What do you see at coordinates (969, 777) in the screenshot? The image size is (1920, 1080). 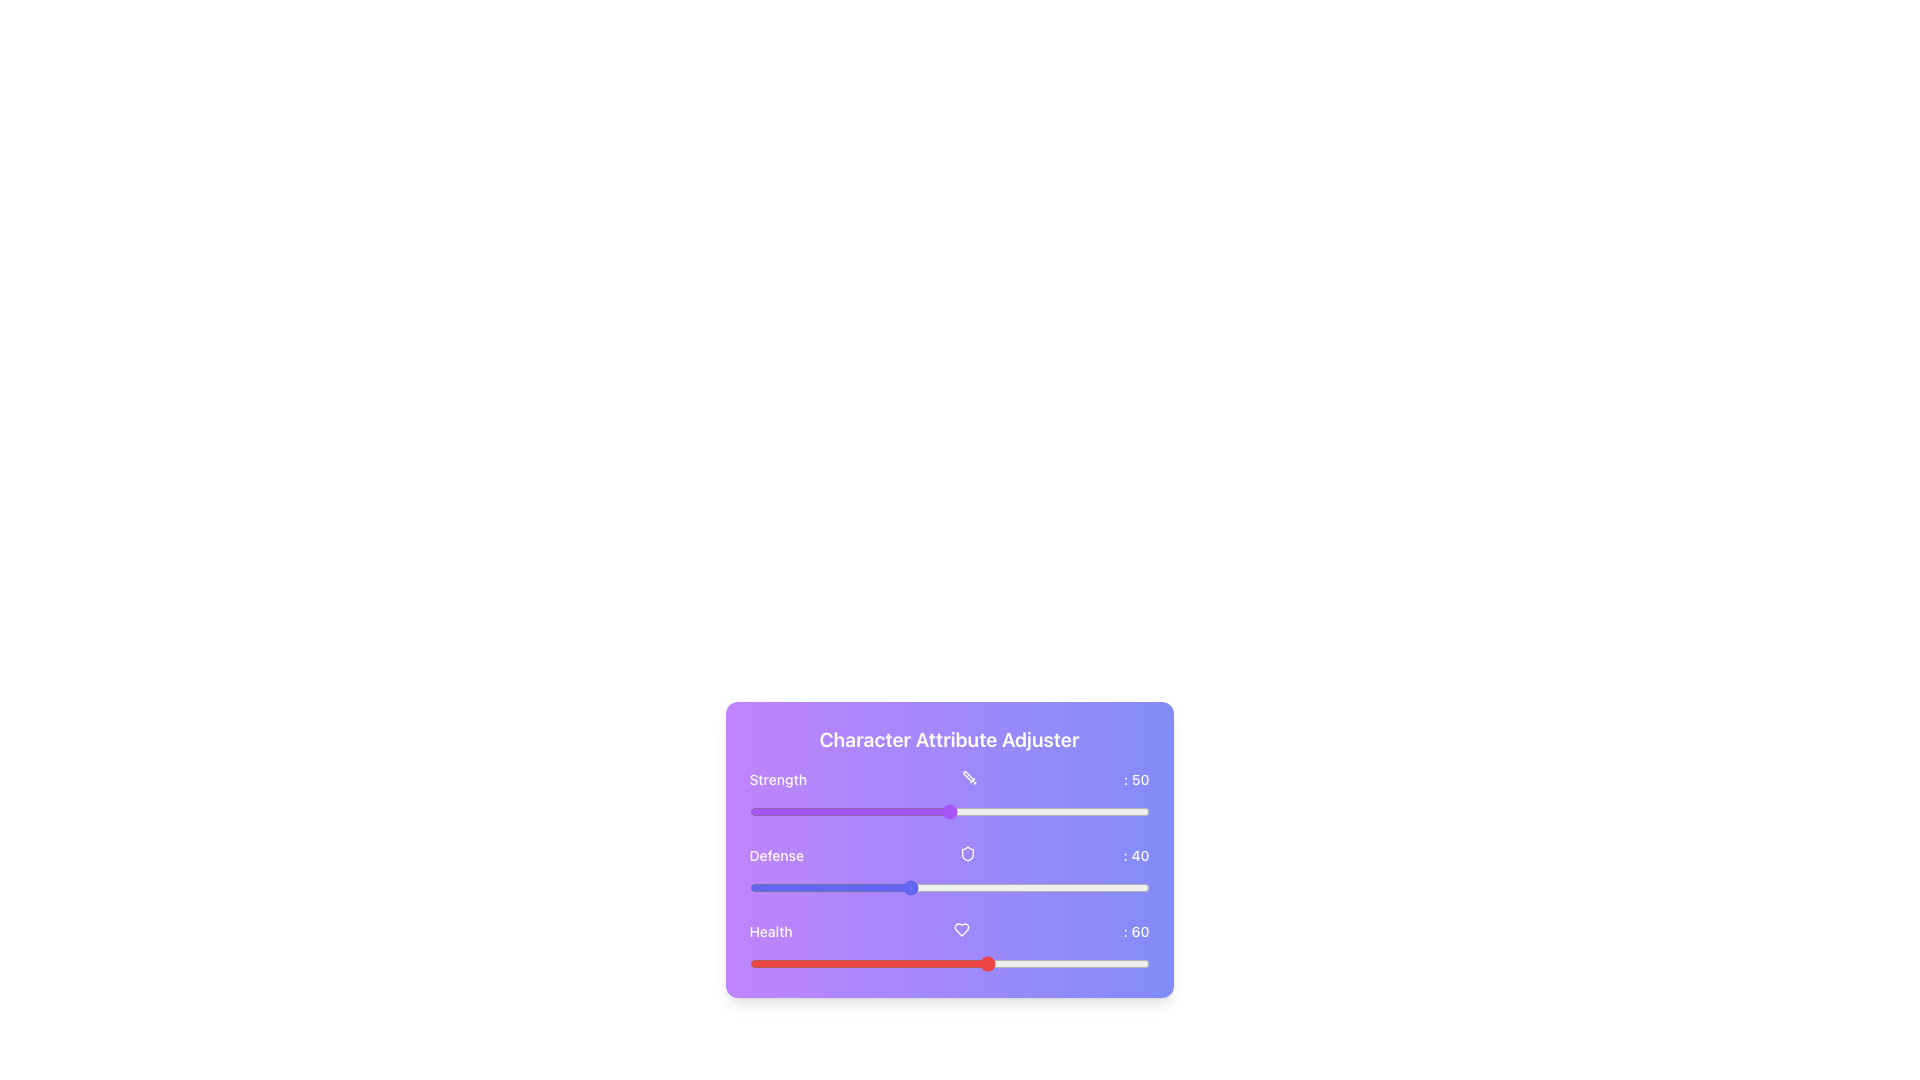 I see `the Vector graphic icon resembling a sword located next to the 'Strength' label and before the numeric value '50'` at bounding box center [969, 777].